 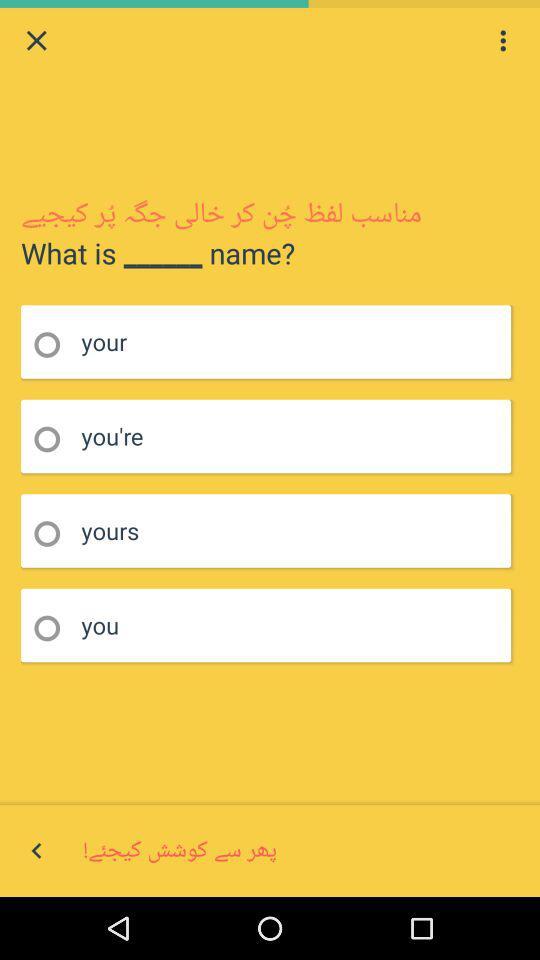 What do you see at coordinates (53, 345) in the screenshot?
I see `highlights an option` at bounding box center [53, 345].